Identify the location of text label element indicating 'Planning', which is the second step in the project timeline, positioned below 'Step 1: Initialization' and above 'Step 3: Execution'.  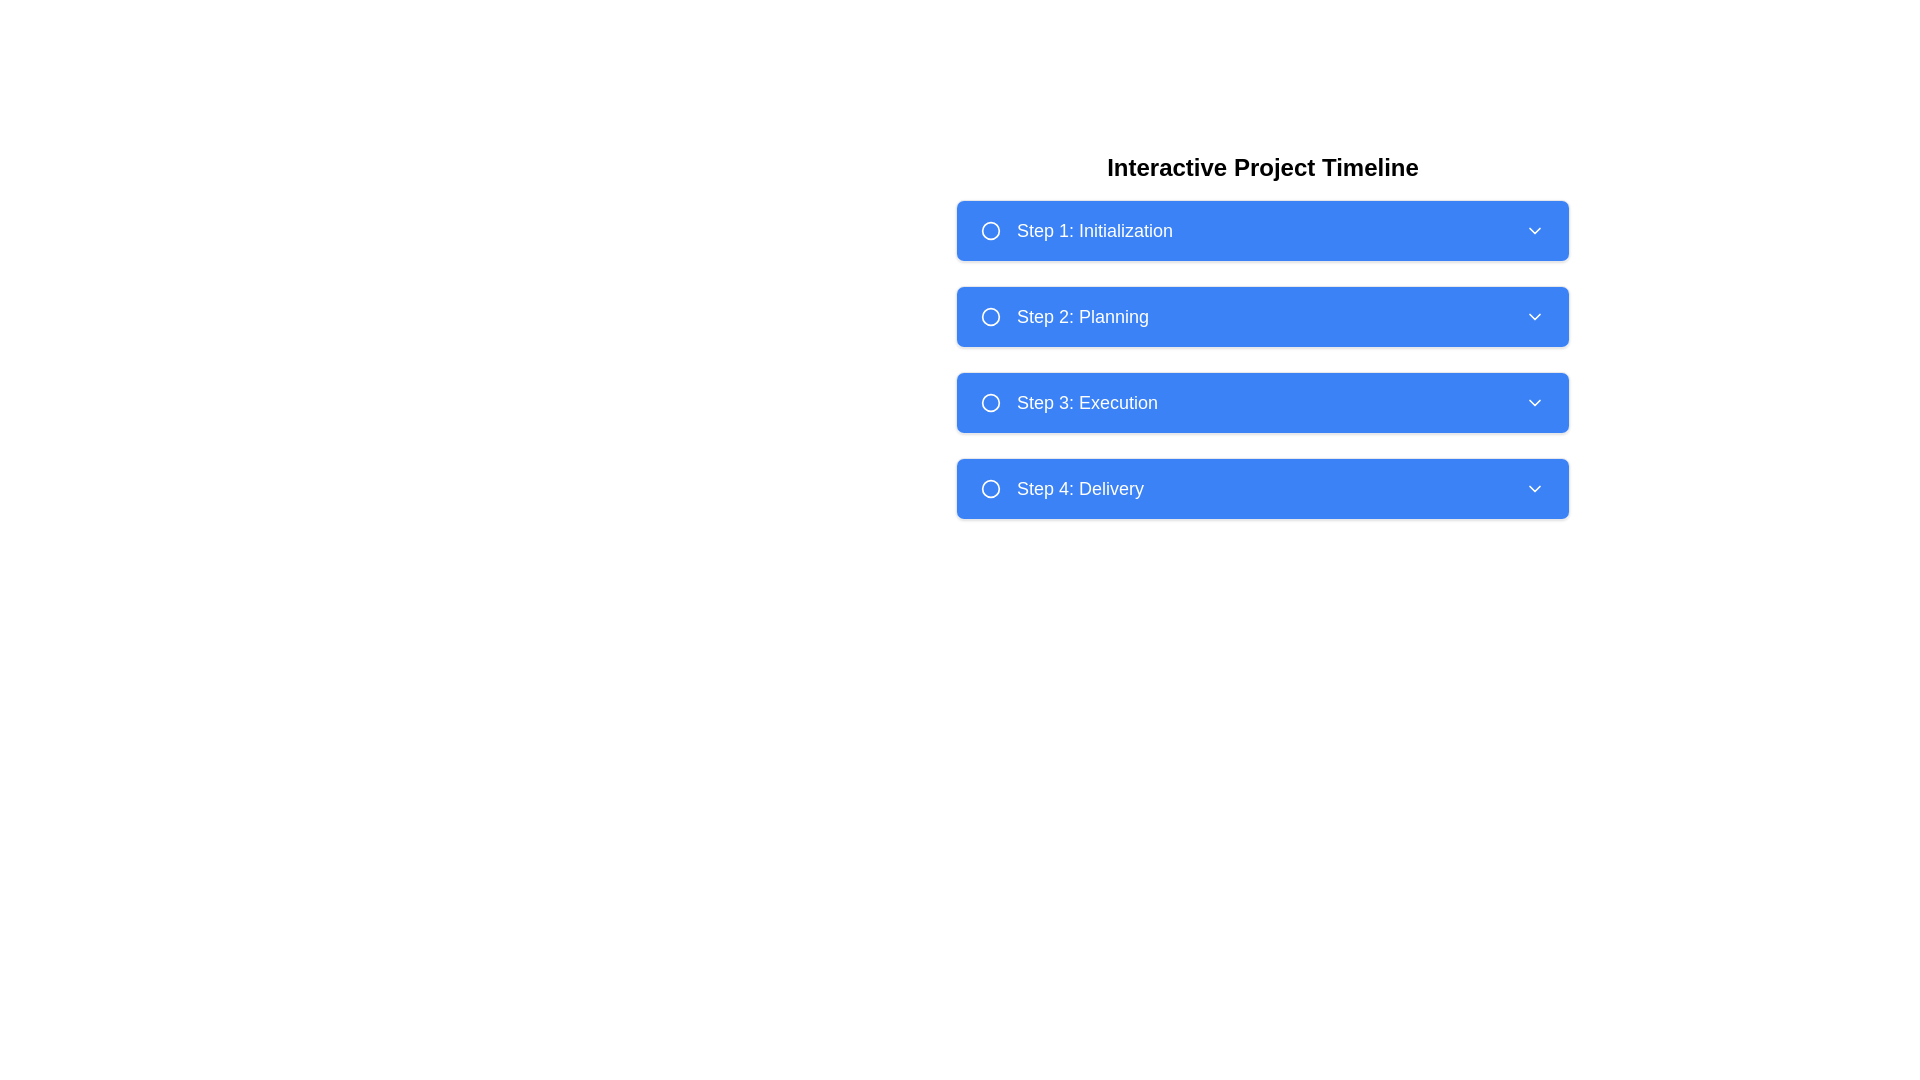
(1064, 315).